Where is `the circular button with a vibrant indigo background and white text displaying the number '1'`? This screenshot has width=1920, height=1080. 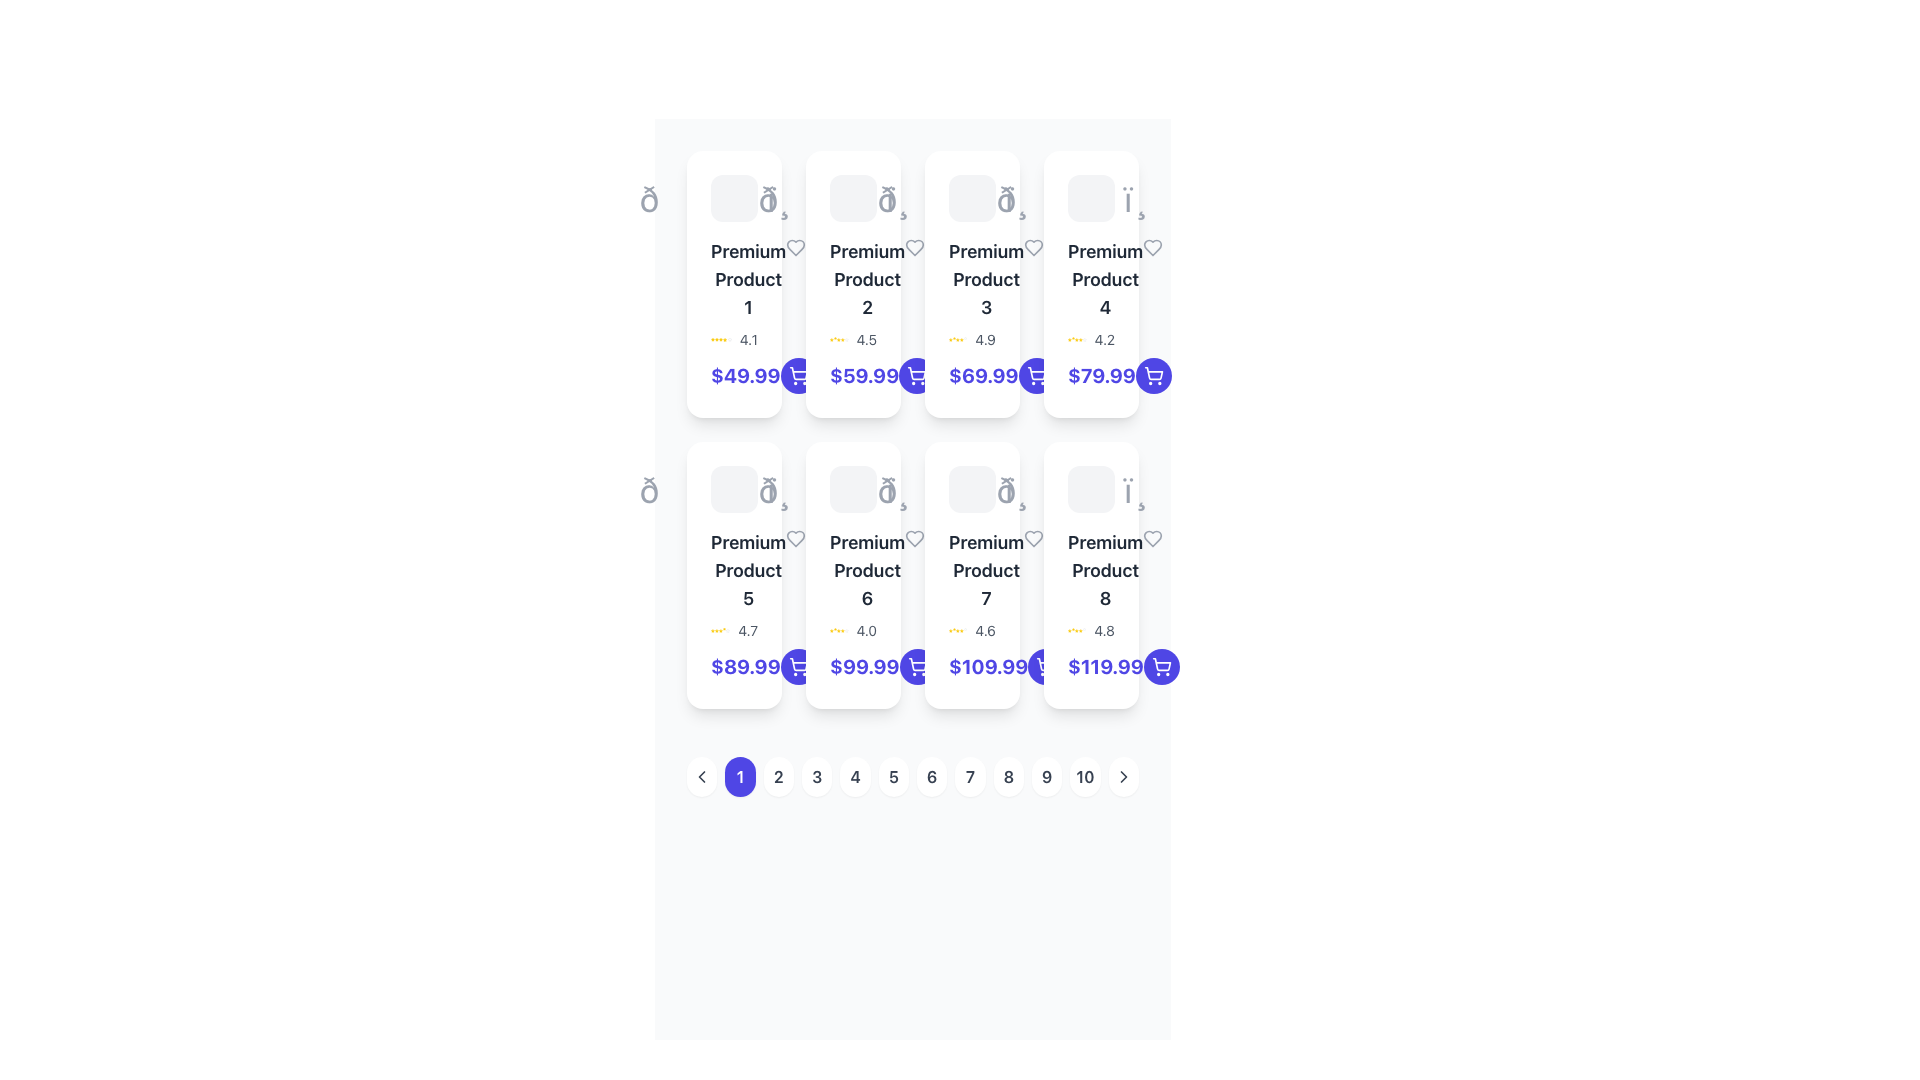
the circular button with a vibrant indigo background and white text displaying the number '1' is located at coordinates (739, 775).